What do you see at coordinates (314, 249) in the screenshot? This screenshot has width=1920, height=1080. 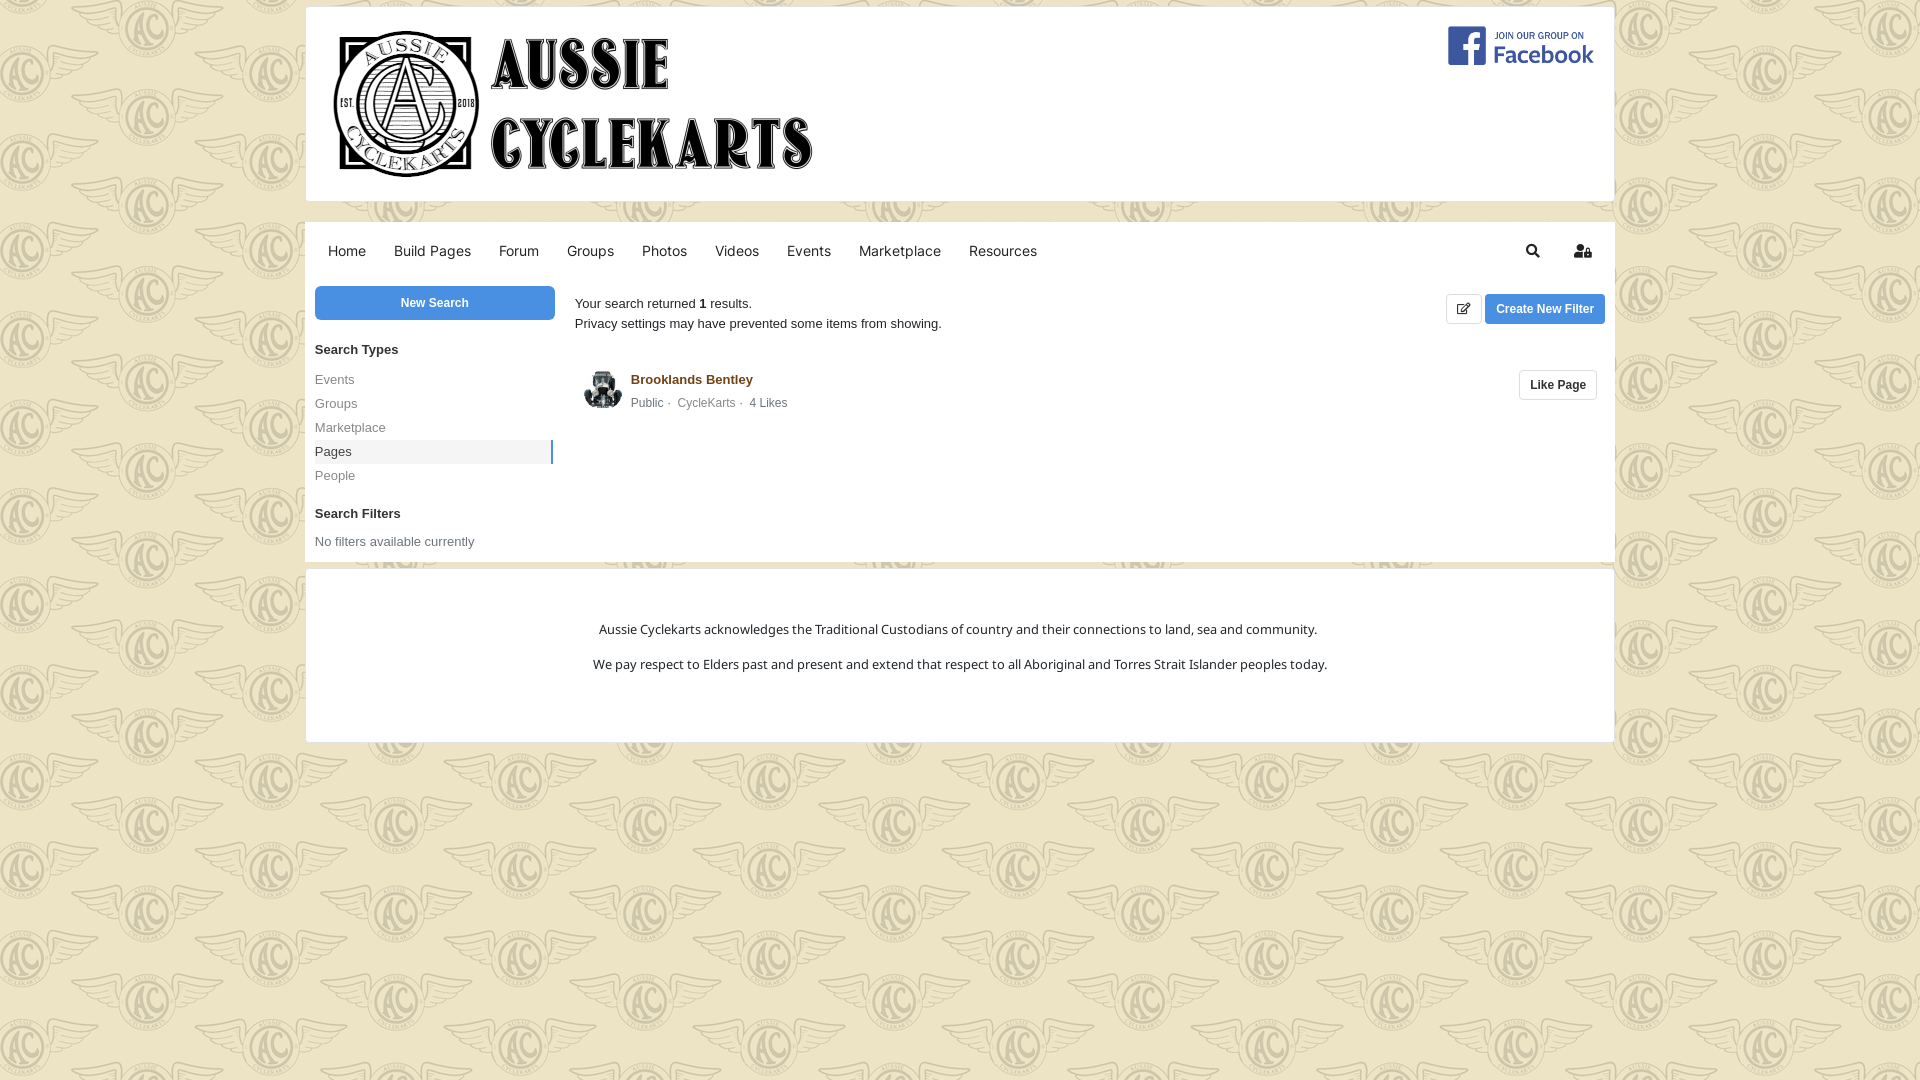 I see `'Home'` at bounding box center [314, 249].